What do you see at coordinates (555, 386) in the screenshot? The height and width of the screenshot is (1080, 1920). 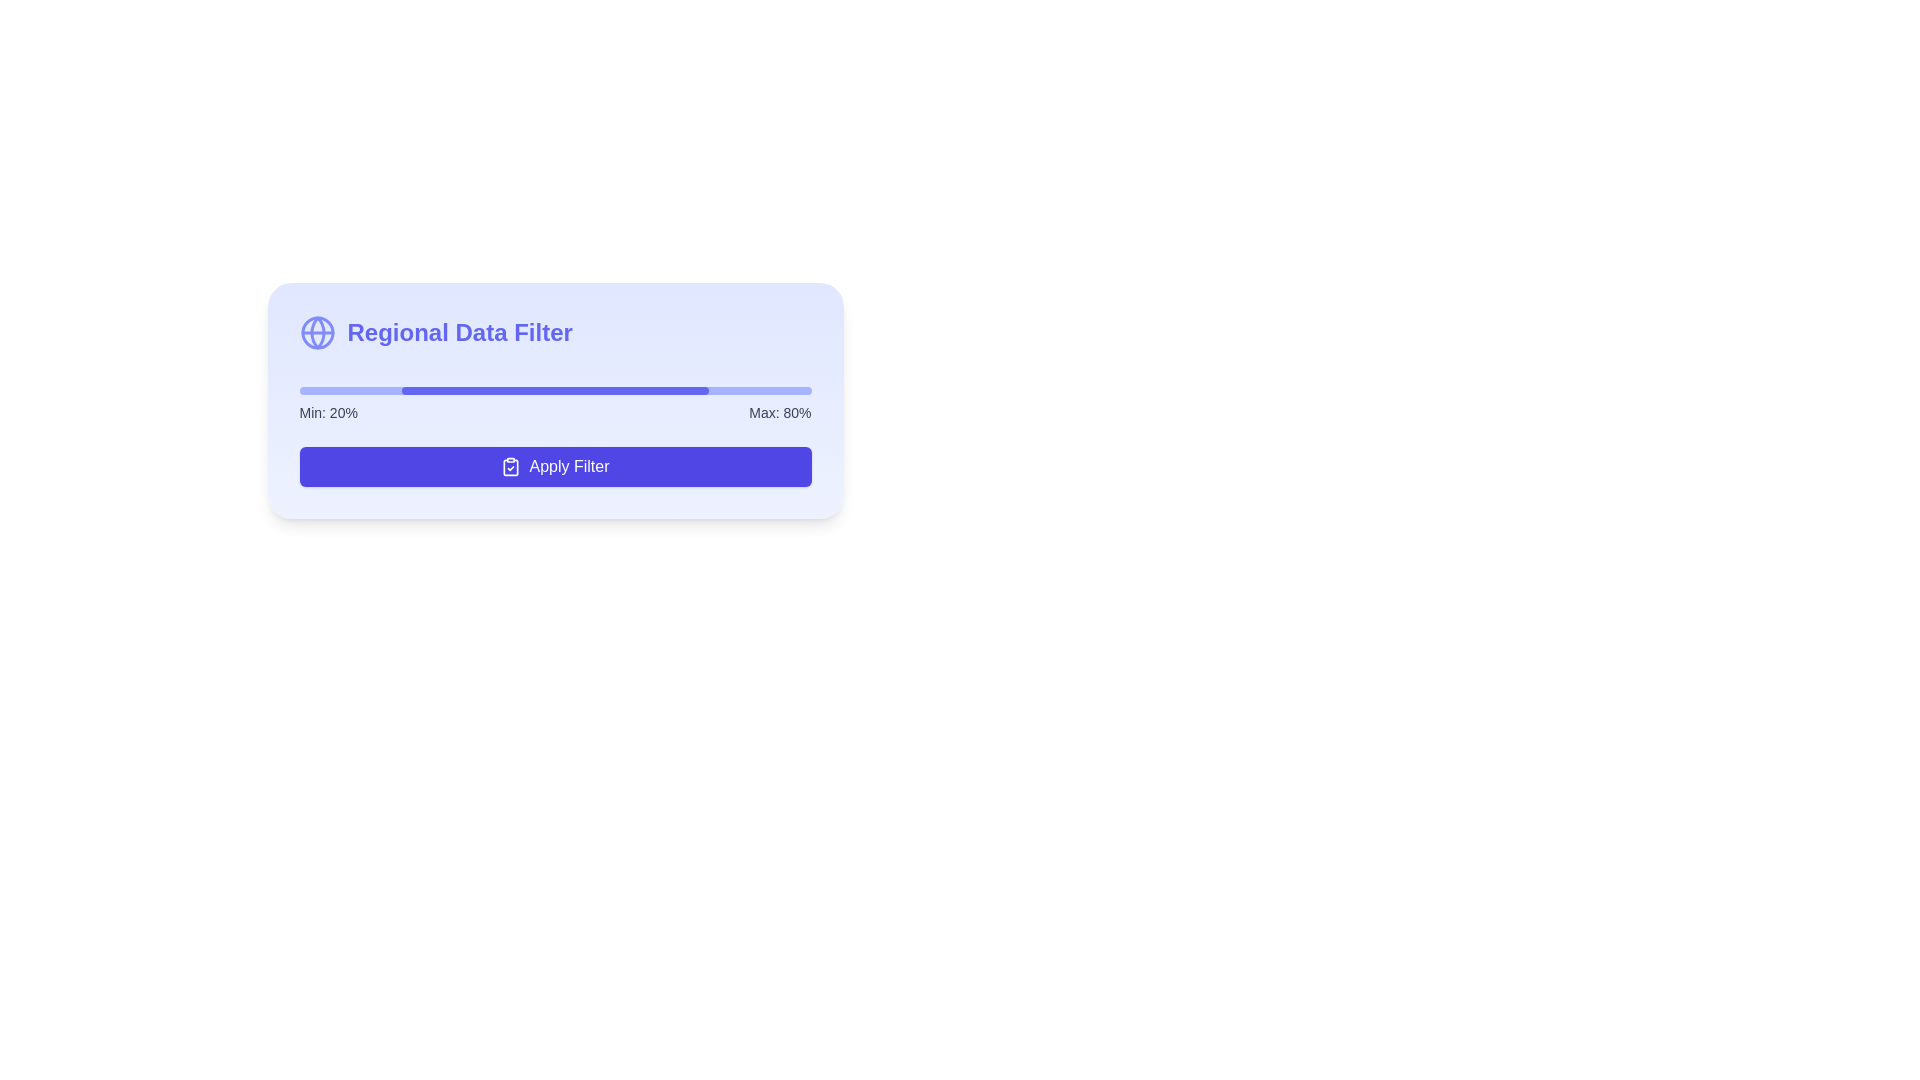 I see `the thumb of the range slider input` at bounding box center [555, 386].